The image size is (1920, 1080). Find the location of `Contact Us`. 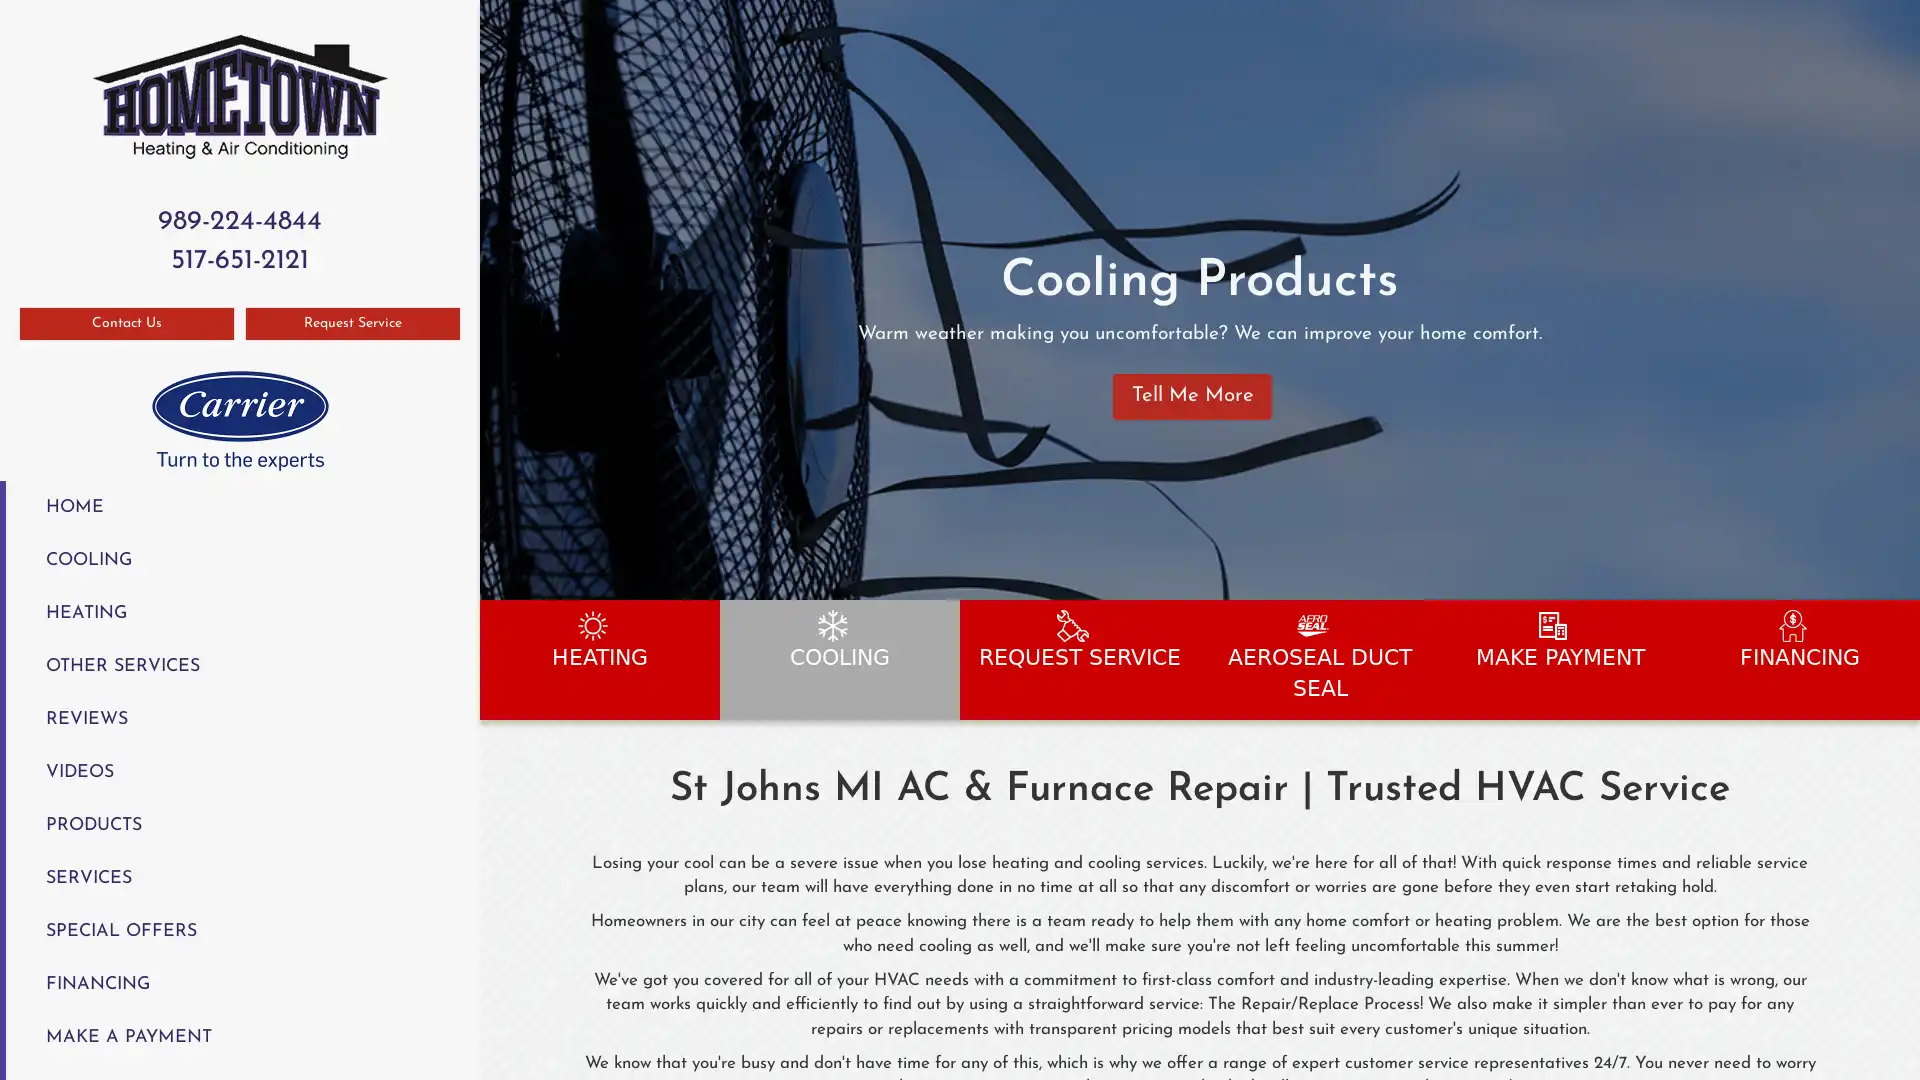

Contact Us is located at coordinates (125, 322).